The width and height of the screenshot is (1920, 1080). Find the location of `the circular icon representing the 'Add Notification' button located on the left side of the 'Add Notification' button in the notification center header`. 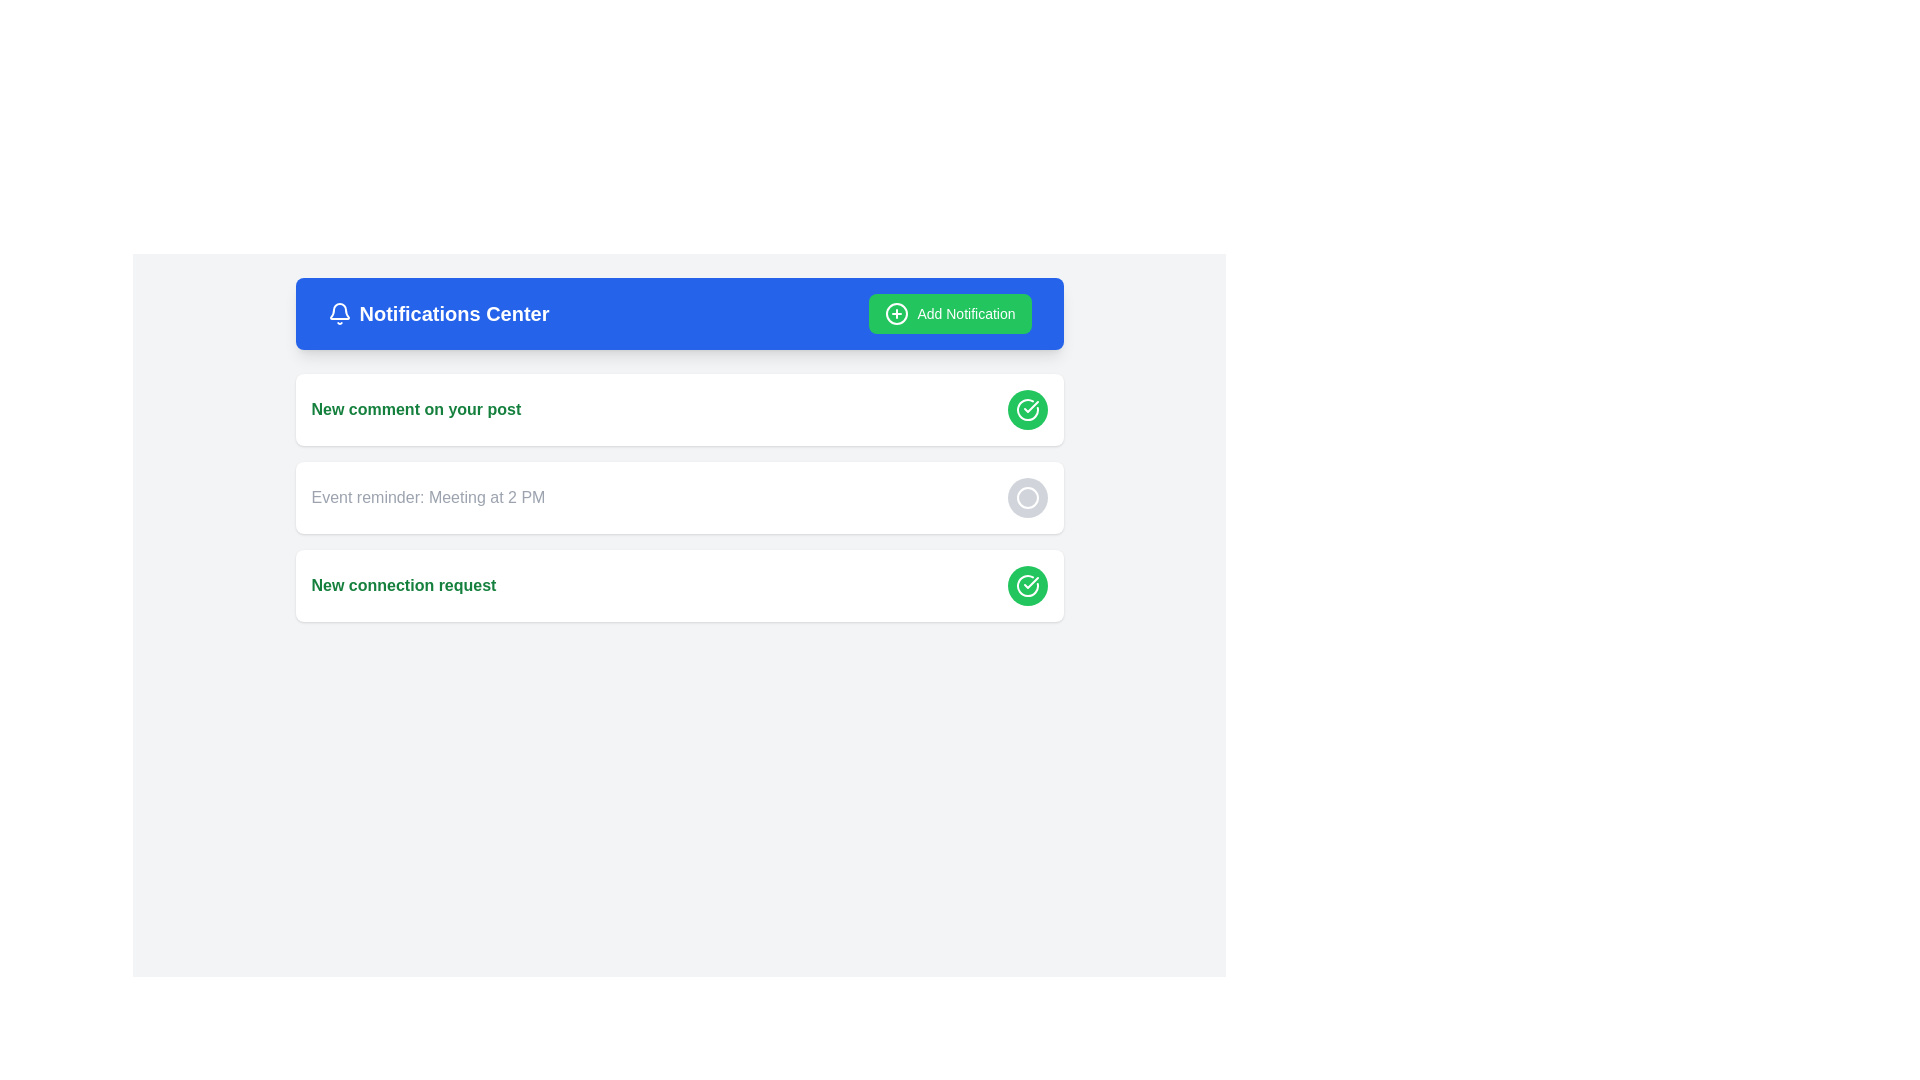

the circular icon representing the 'Add Notification' button located on the left side of the 'Add Notification' button in the notification center header is located at coordinates (896, 313).